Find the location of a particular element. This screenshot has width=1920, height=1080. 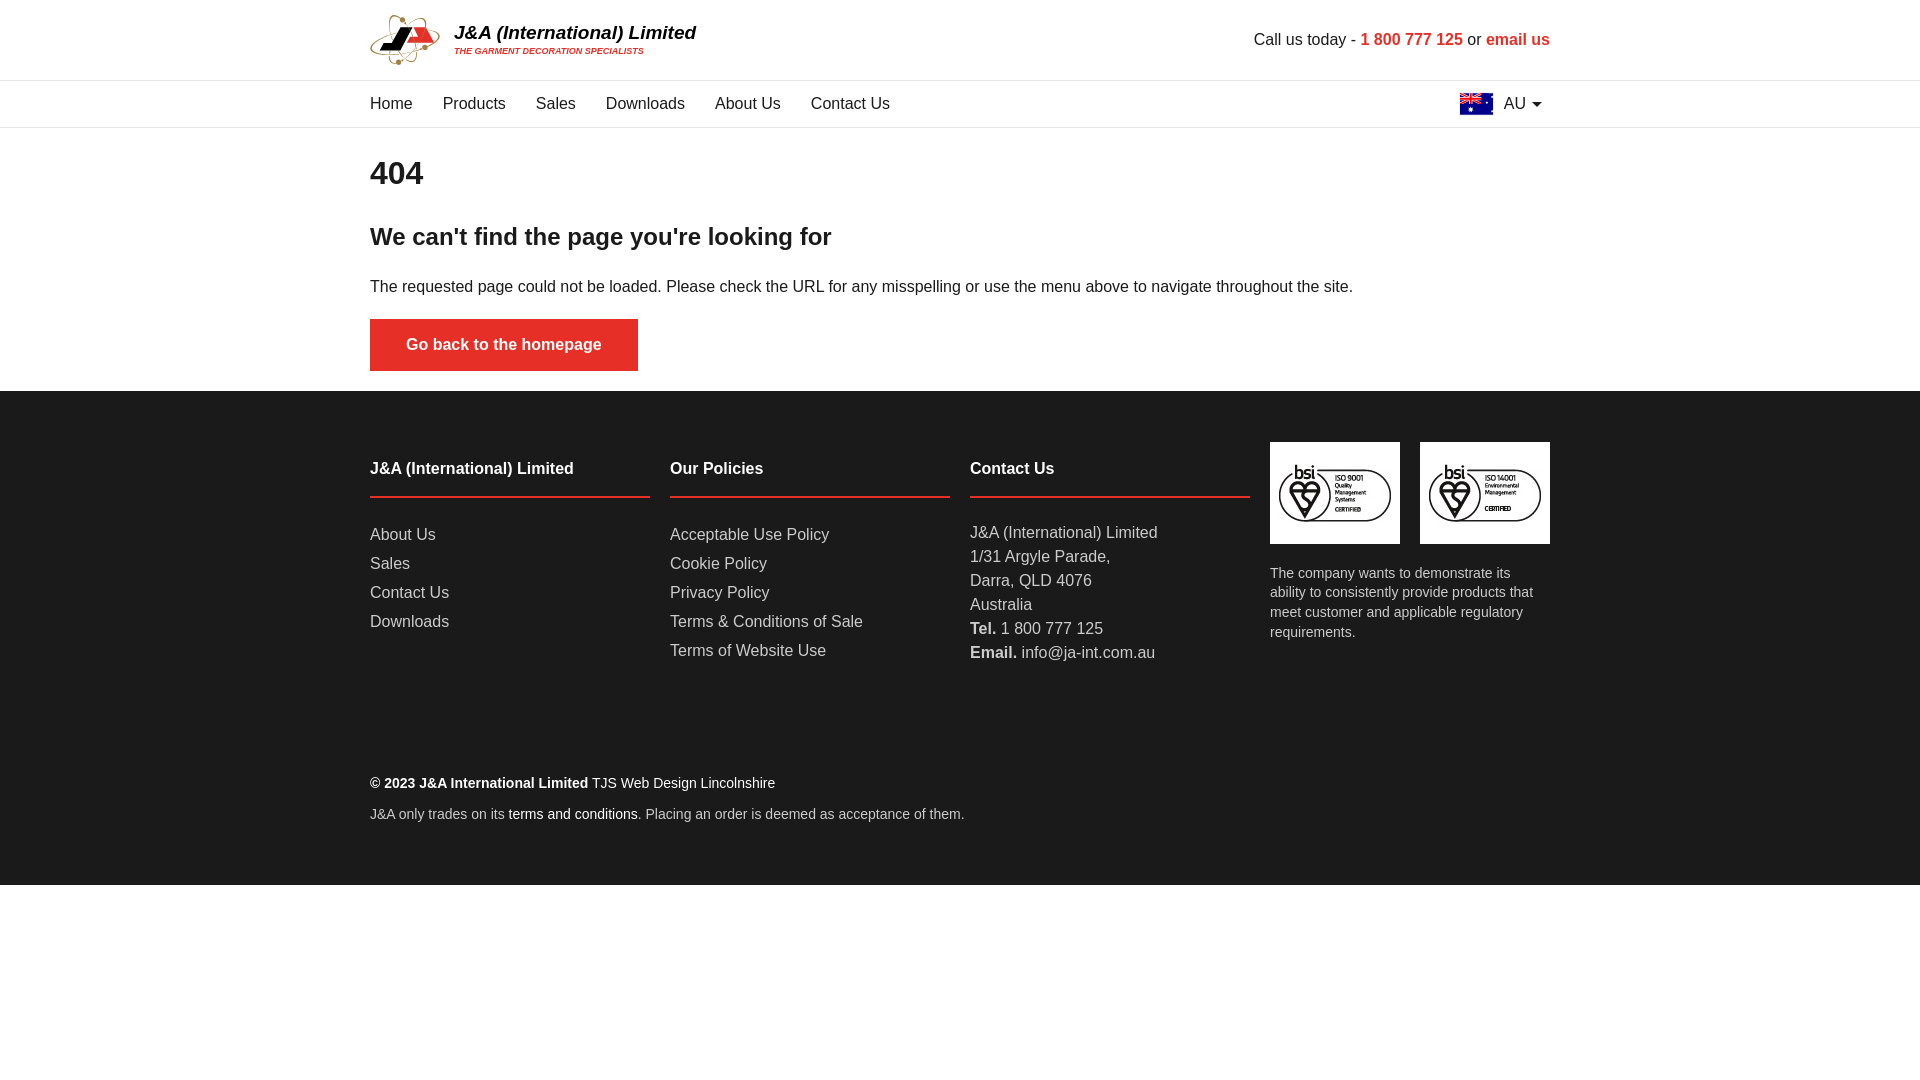

'Home' is located at coordinates (391, 104).